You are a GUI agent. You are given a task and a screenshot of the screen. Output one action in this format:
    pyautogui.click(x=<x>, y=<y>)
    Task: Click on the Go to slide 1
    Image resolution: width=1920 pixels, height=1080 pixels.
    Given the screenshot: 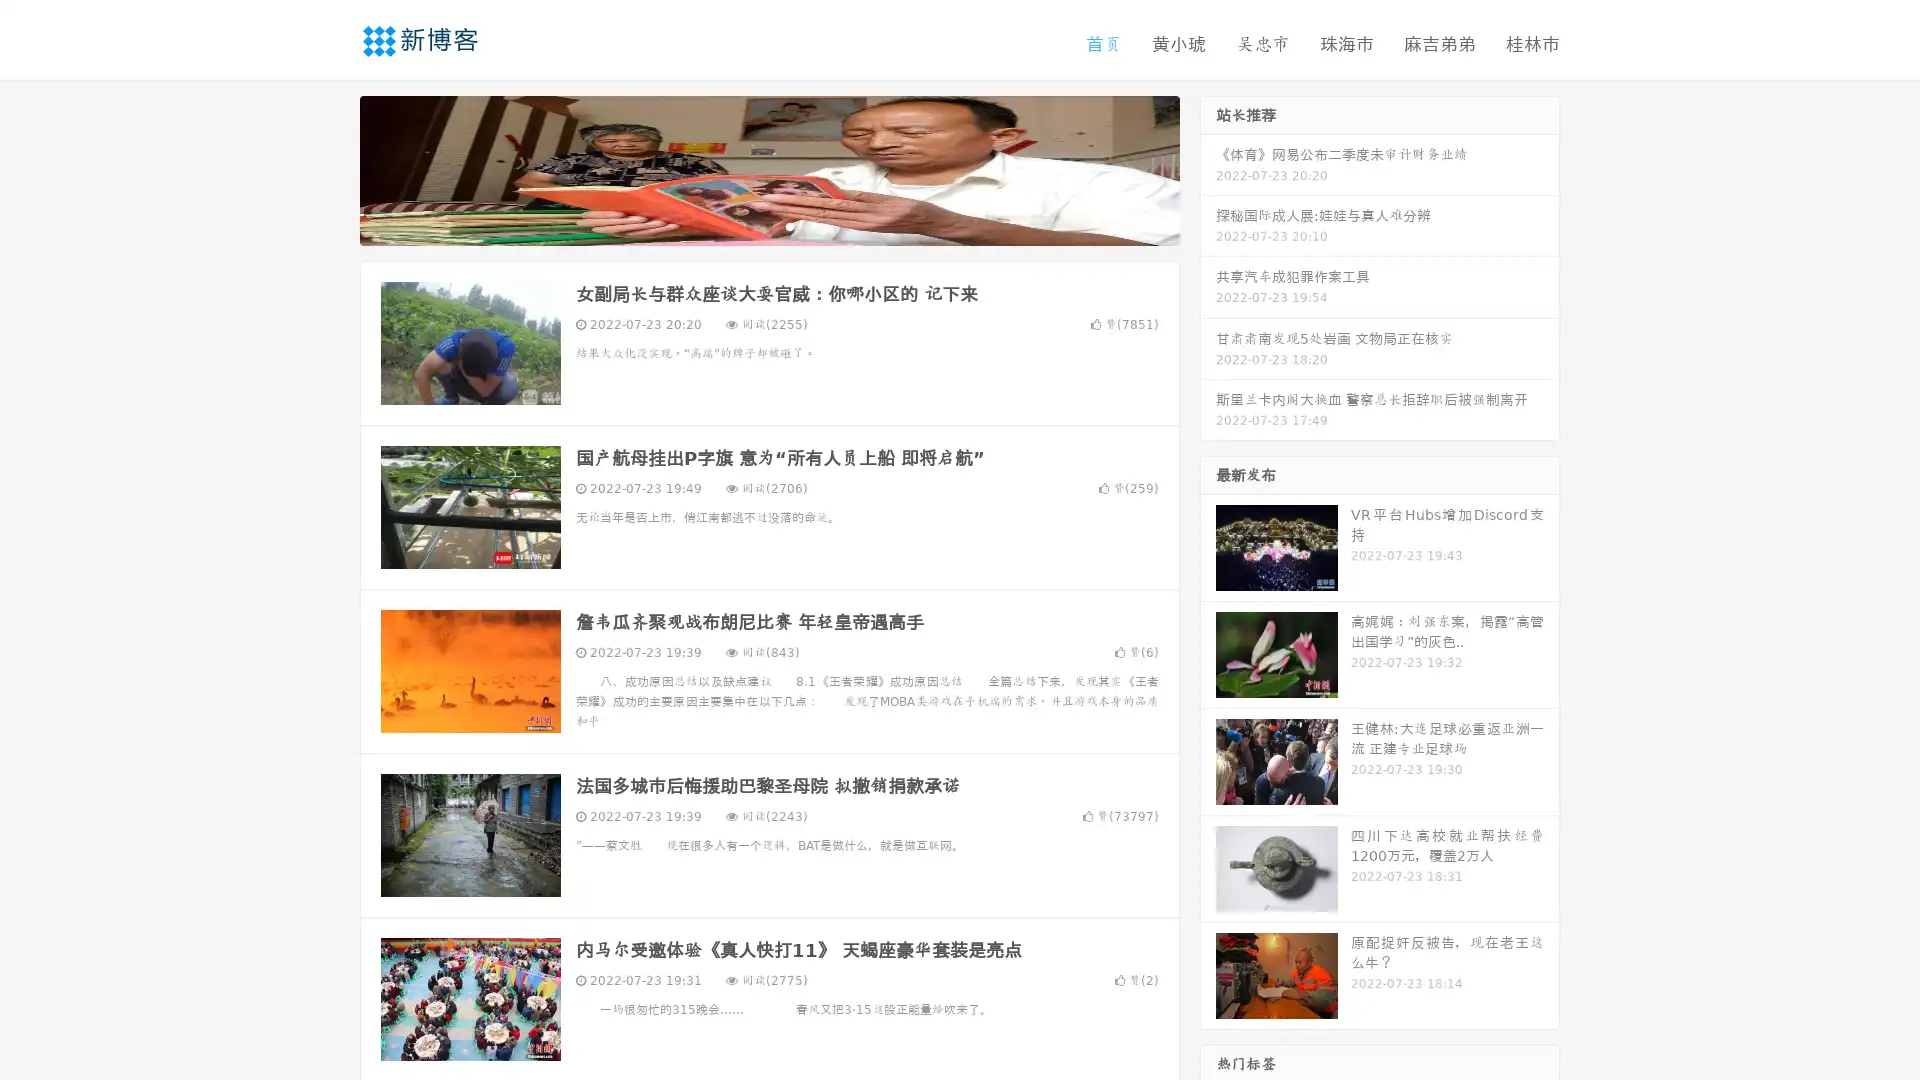 What is the action you would take?
    pyautogui.click(x=748, y=225)
    